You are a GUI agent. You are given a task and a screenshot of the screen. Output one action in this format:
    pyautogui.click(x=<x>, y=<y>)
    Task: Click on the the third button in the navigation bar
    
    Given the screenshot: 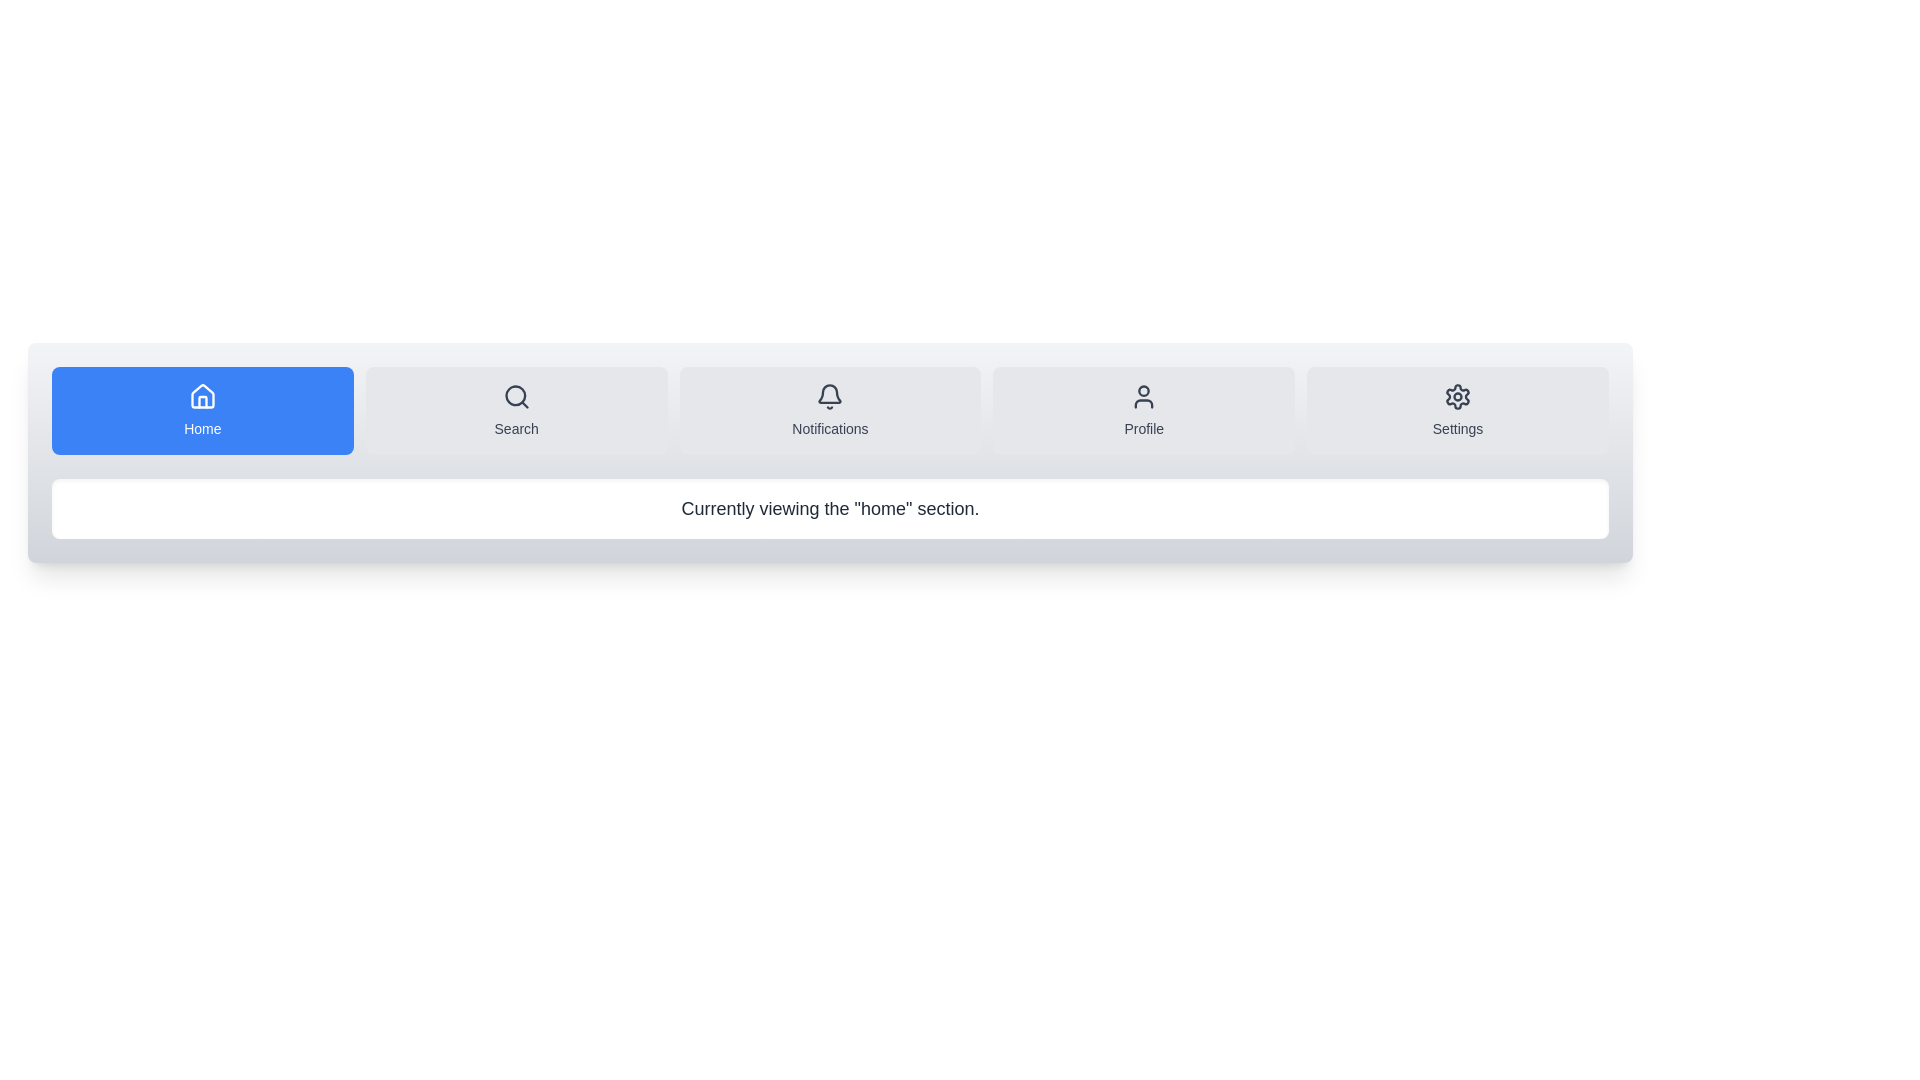 What is the action you would take?
    pyautogui.click(x=830, y=410)
    